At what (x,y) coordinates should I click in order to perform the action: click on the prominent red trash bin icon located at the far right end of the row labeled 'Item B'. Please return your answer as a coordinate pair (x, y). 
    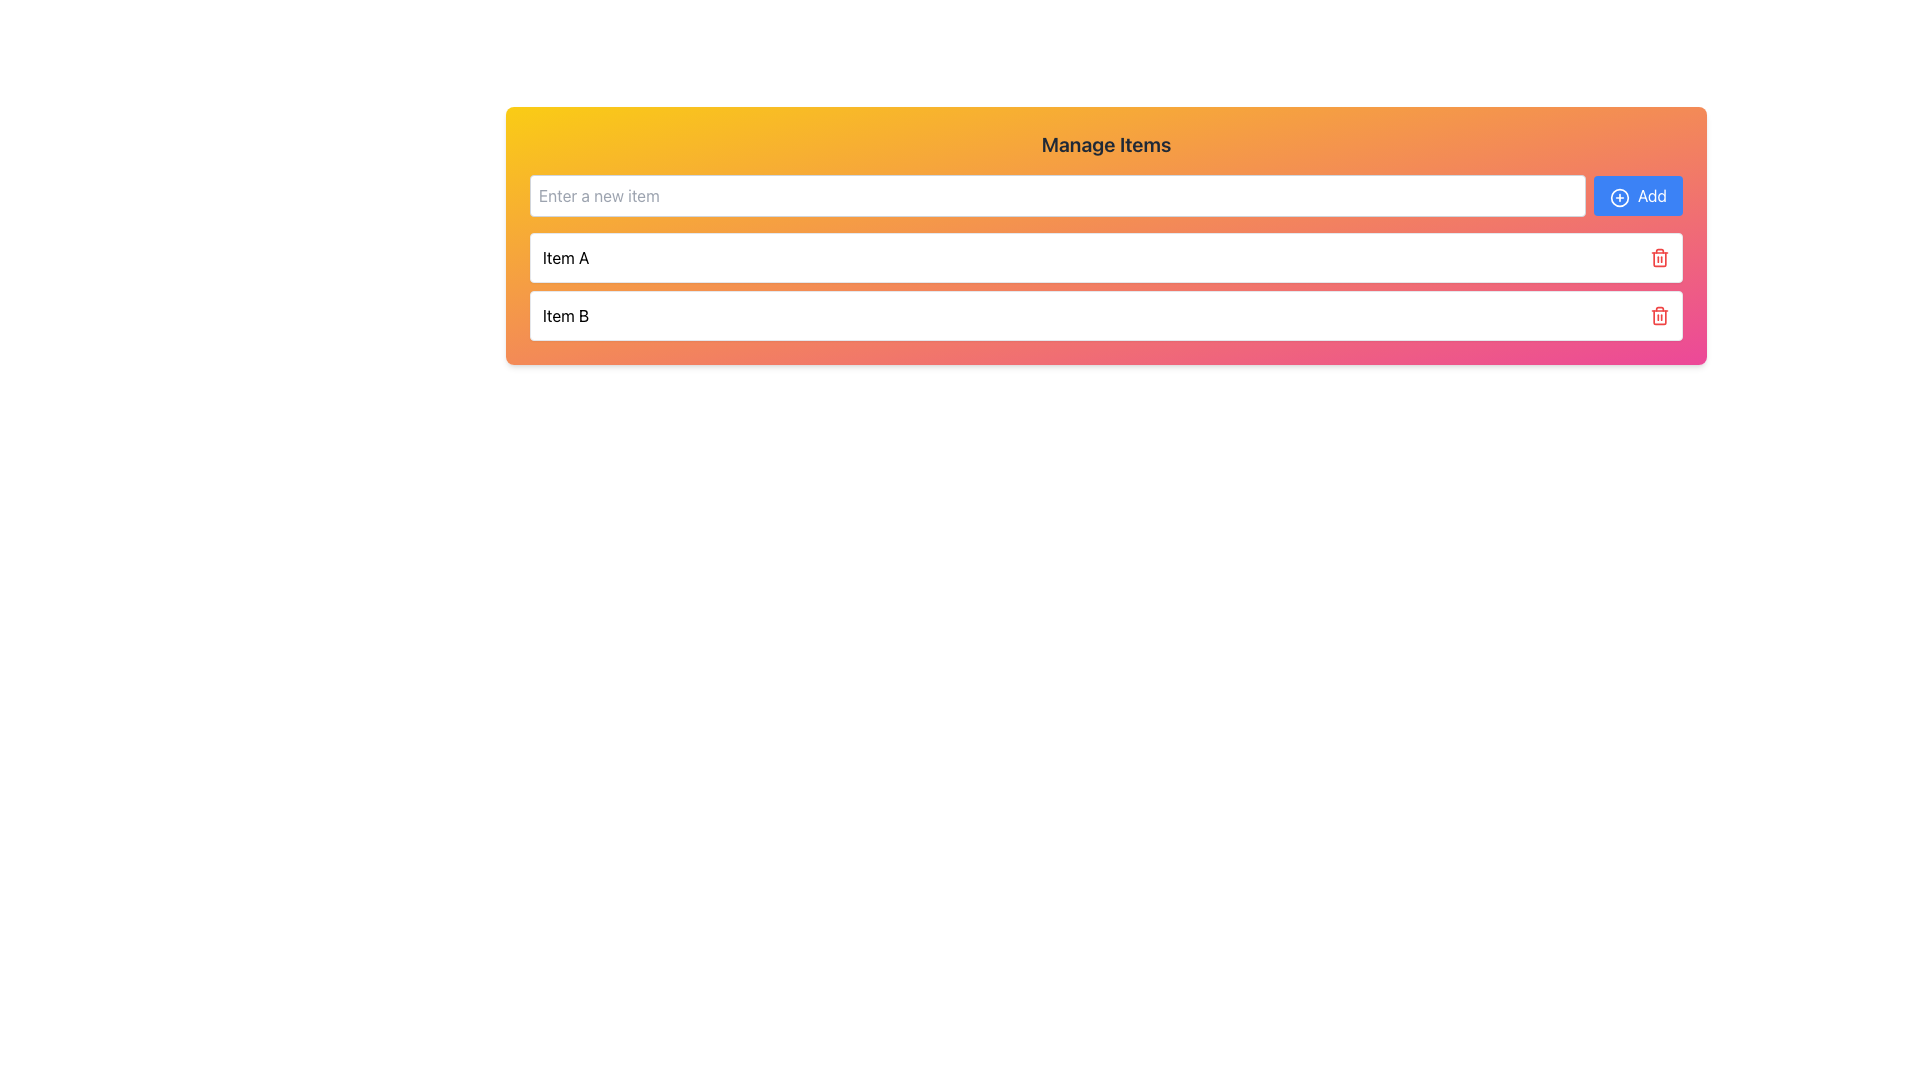
    Looking at the image, I should click on (1660, 315).